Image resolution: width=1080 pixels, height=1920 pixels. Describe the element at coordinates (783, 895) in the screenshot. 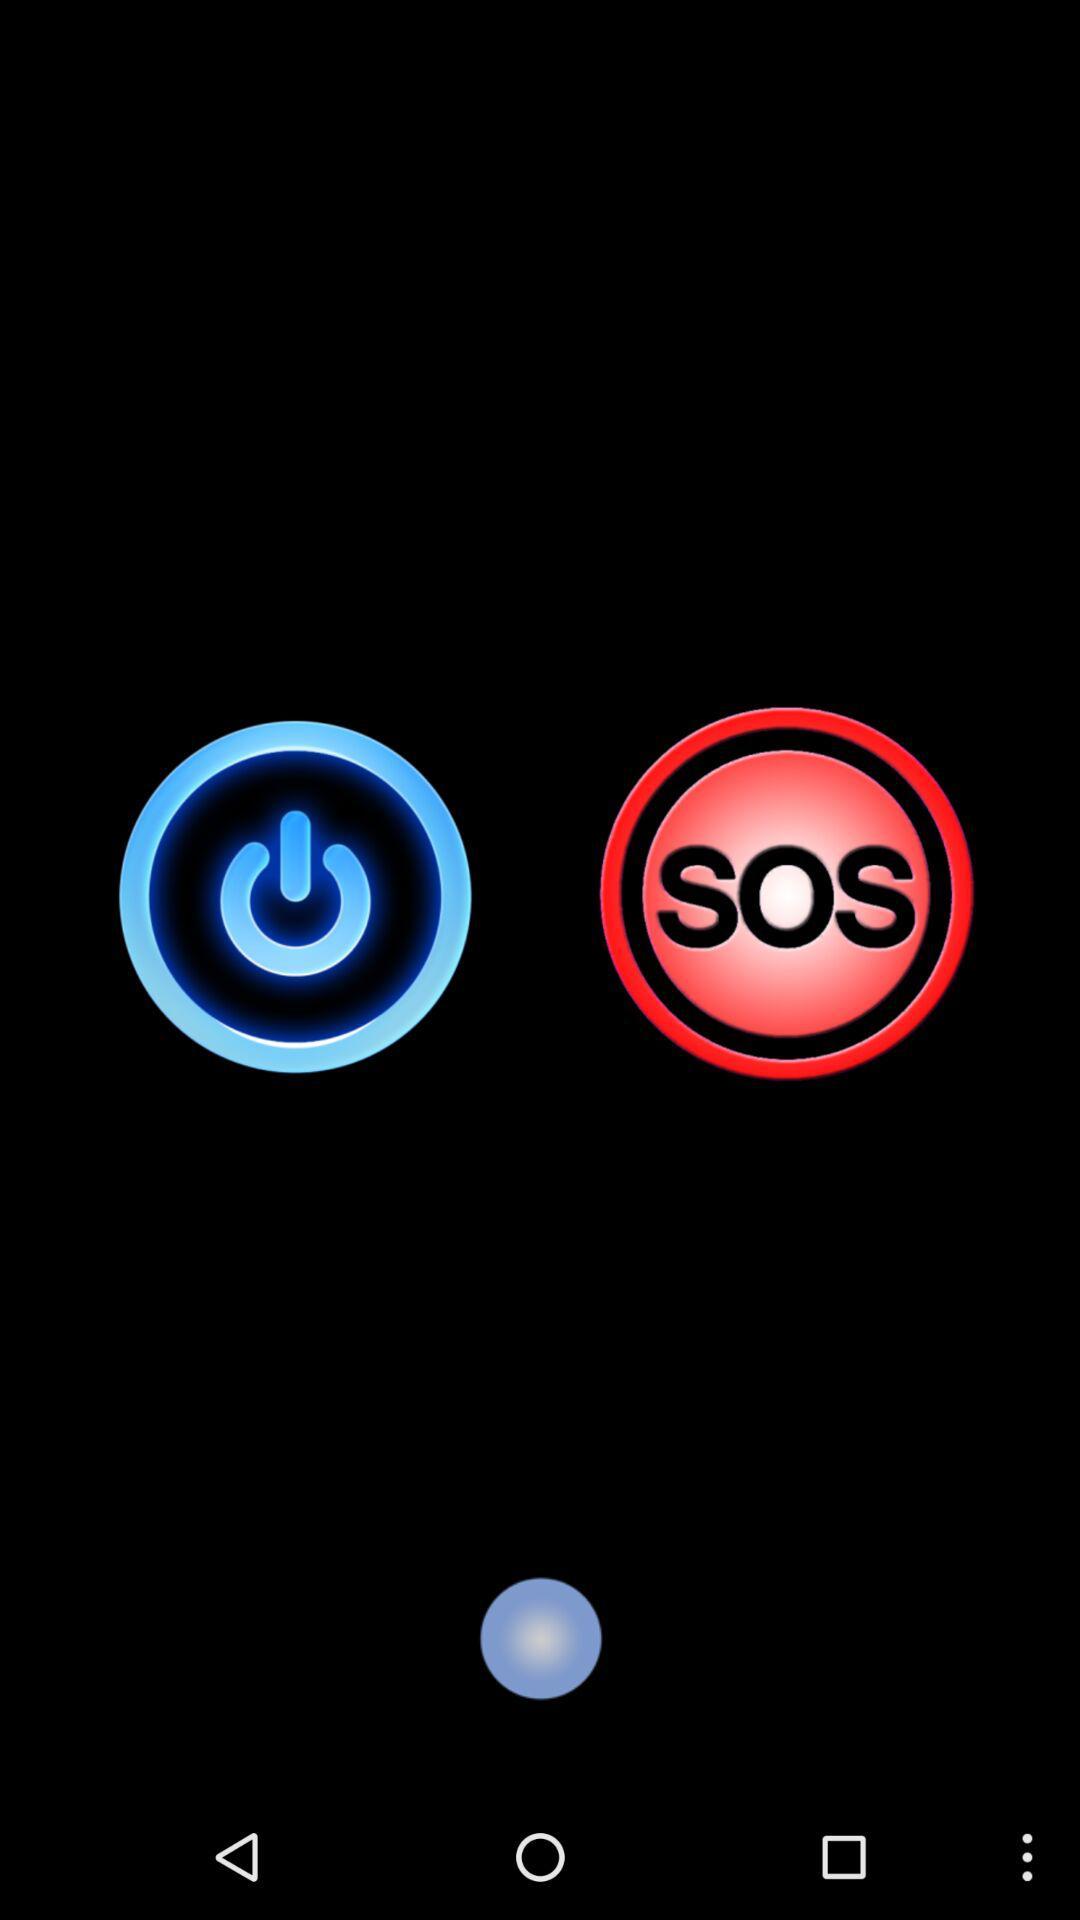

I see `button on the right` at that location.